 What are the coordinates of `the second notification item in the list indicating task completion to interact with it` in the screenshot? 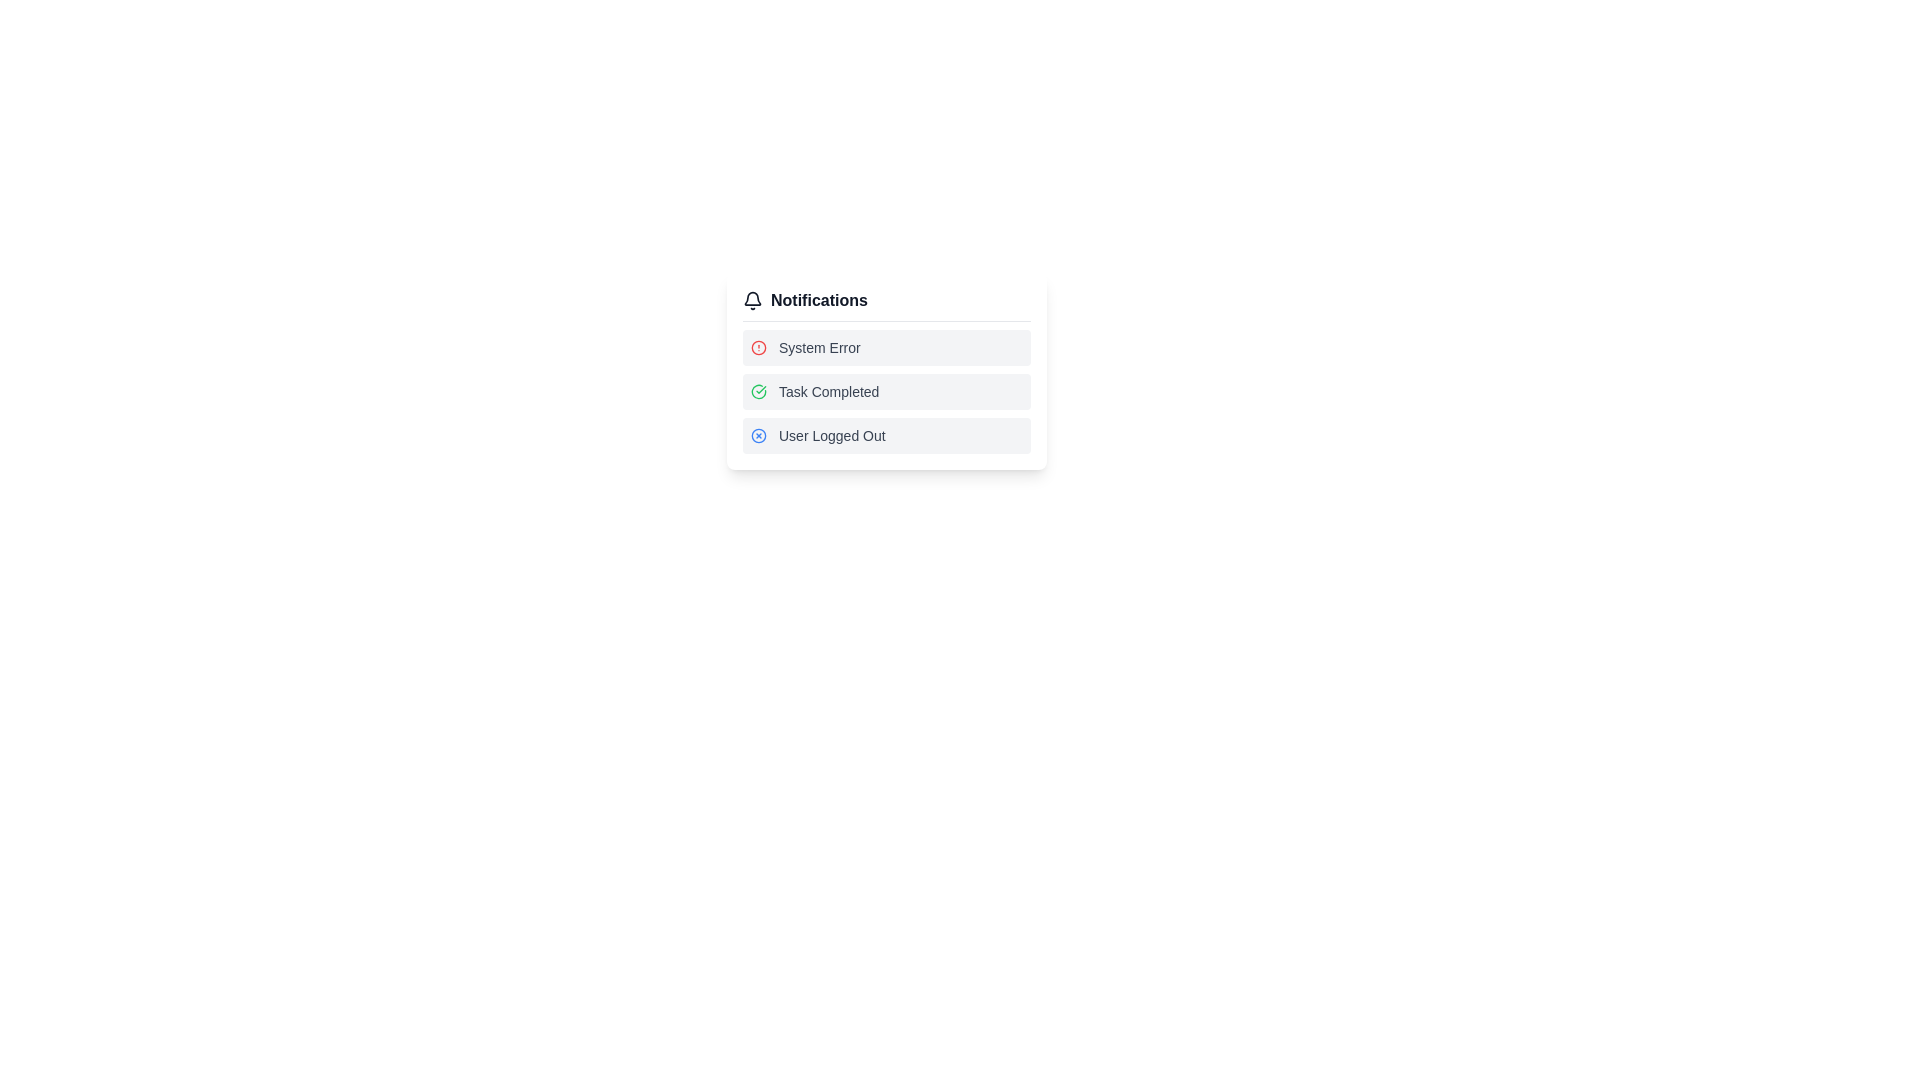 It's located at (886, 392).